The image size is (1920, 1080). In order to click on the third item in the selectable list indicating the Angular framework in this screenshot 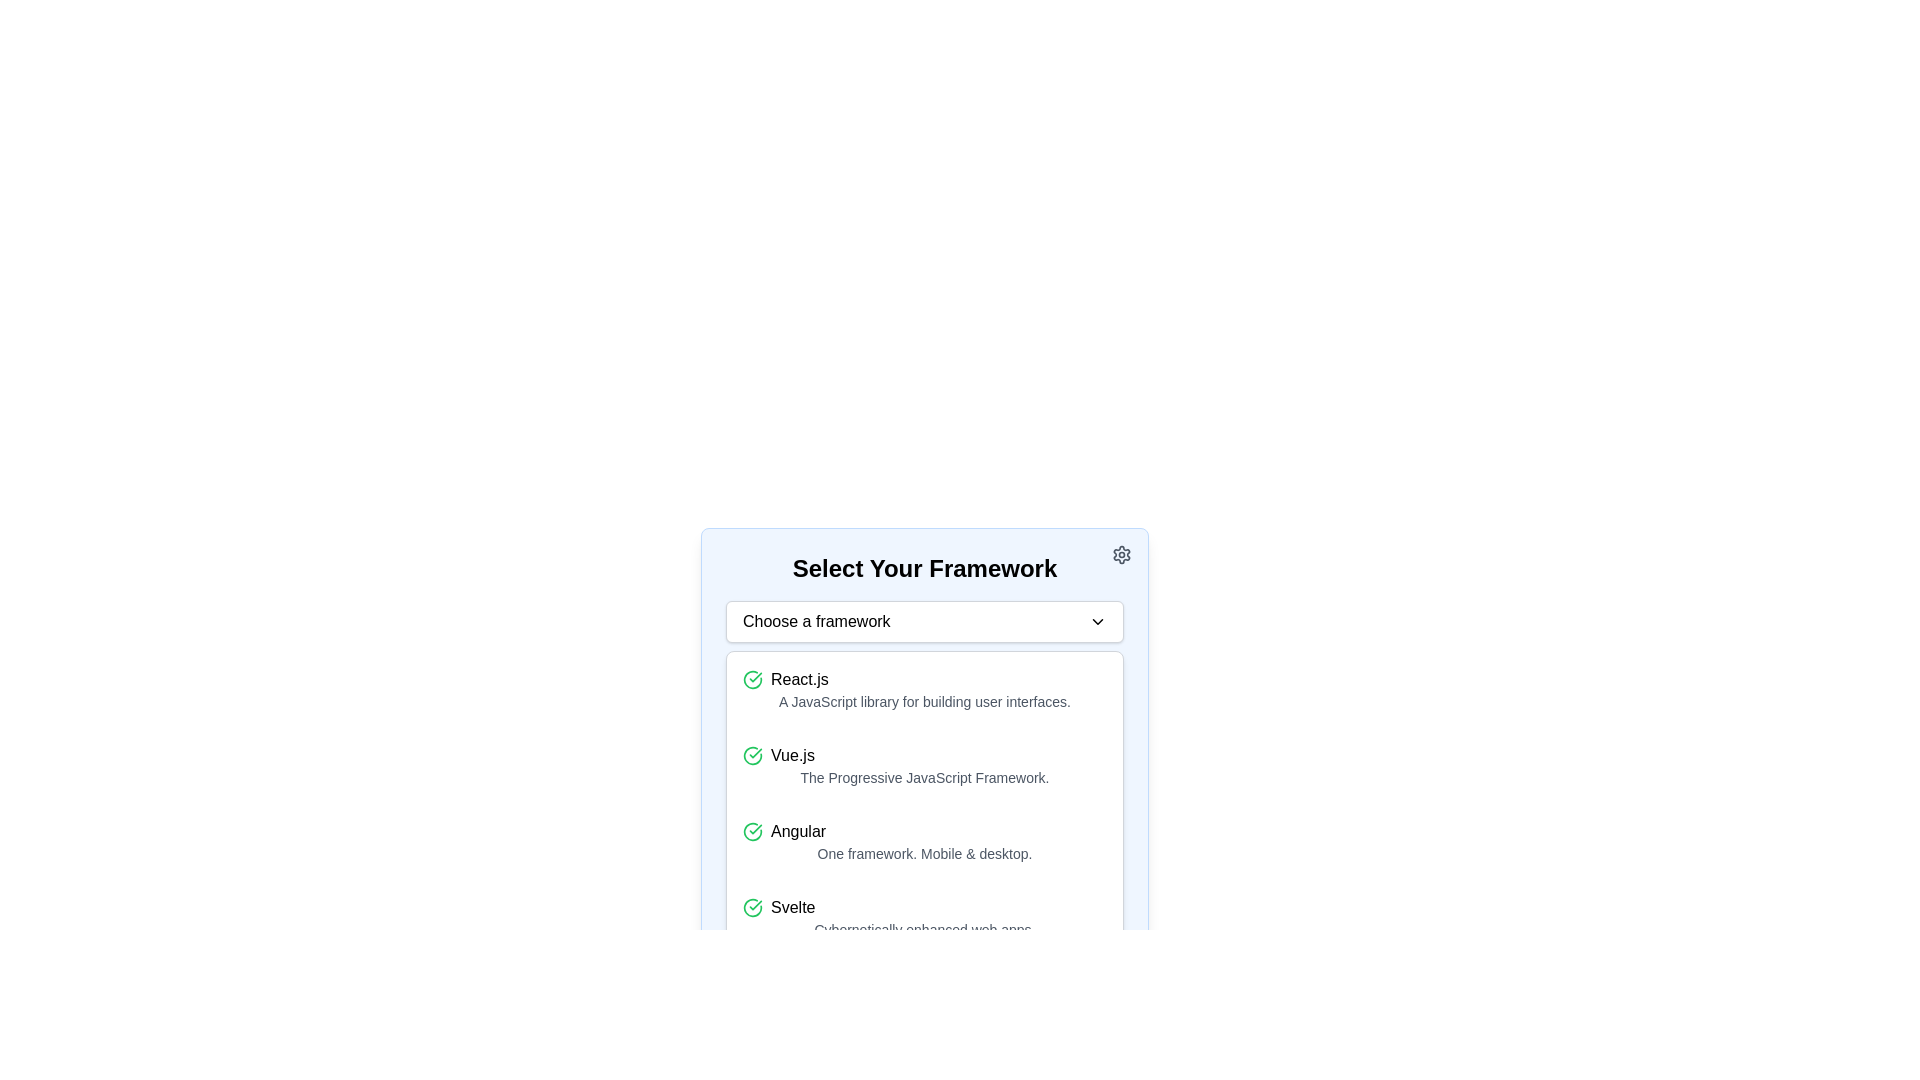, I will do `click(924, 841)`.